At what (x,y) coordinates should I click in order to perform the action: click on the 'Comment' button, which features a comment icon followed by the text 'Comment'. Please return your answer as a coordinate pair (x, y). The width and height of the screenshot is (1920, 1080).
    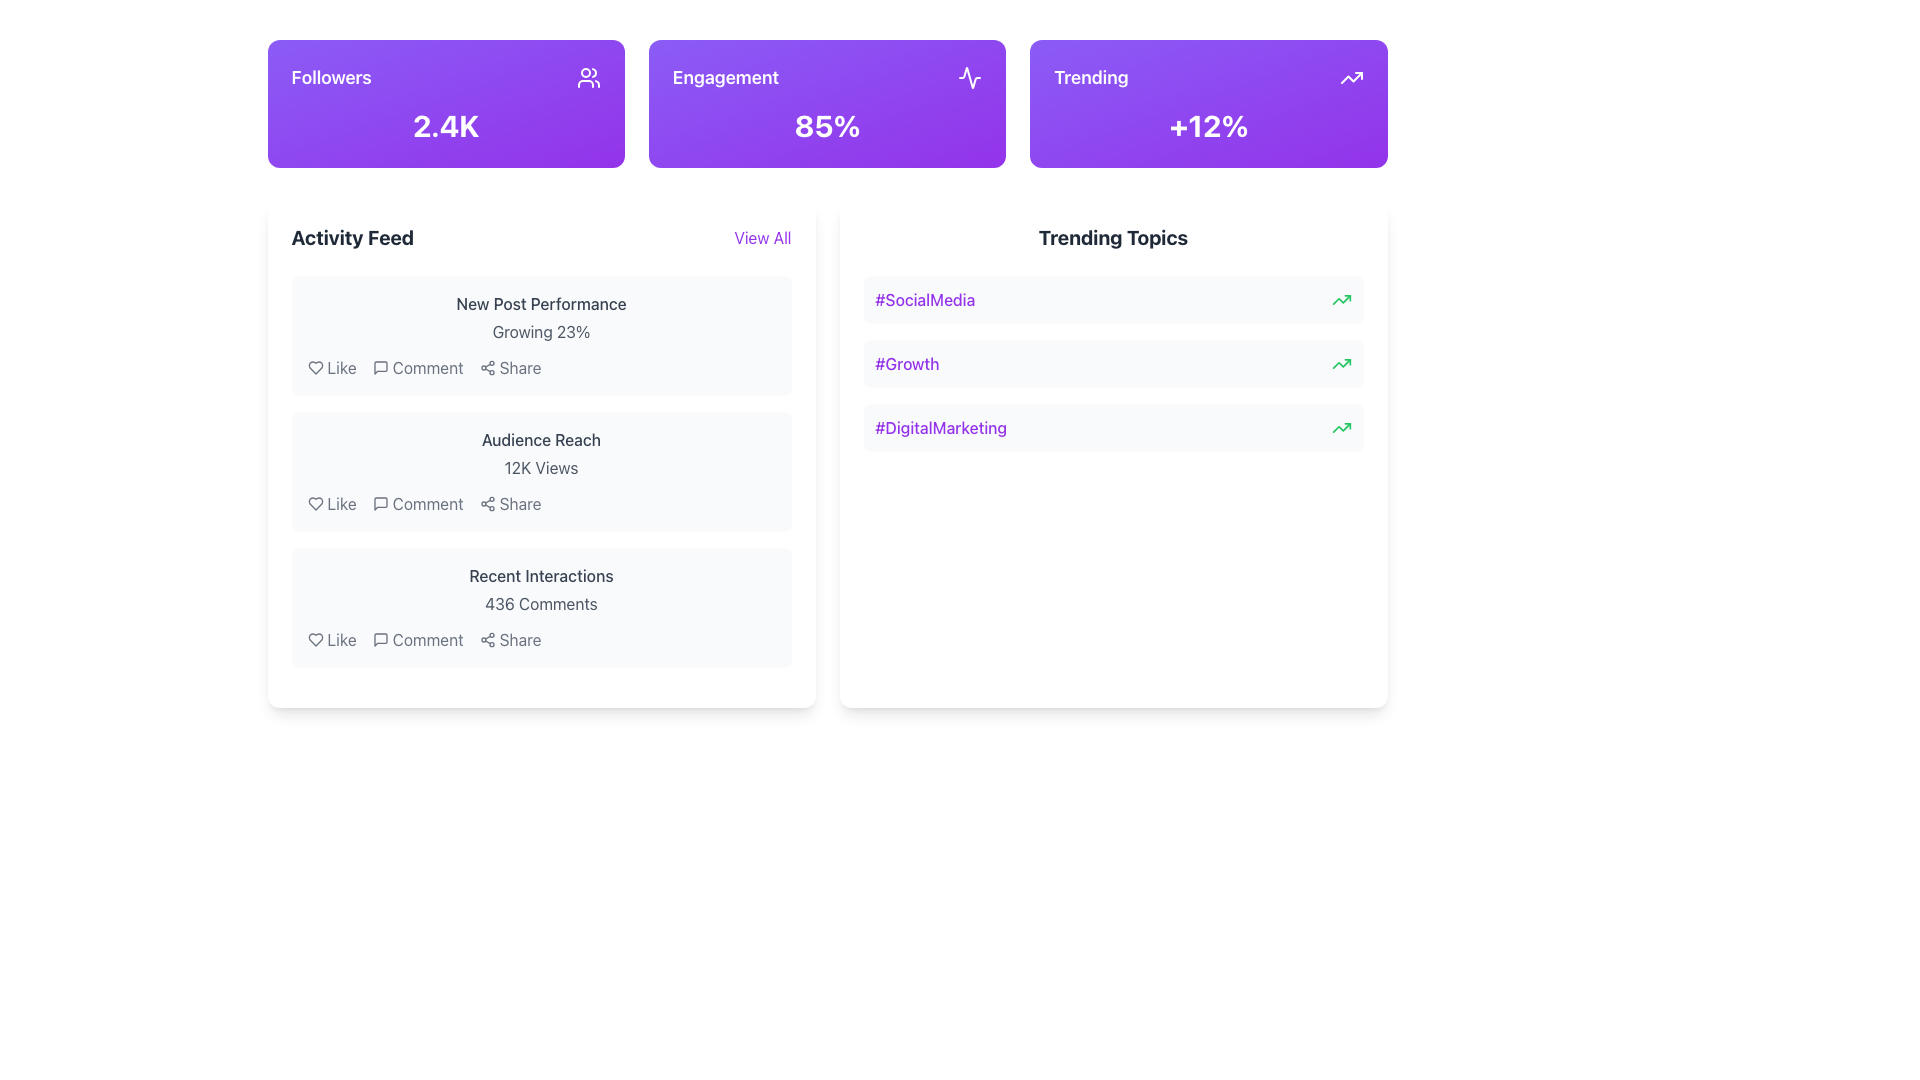
    Looking at the image, I should click on (417, 503).